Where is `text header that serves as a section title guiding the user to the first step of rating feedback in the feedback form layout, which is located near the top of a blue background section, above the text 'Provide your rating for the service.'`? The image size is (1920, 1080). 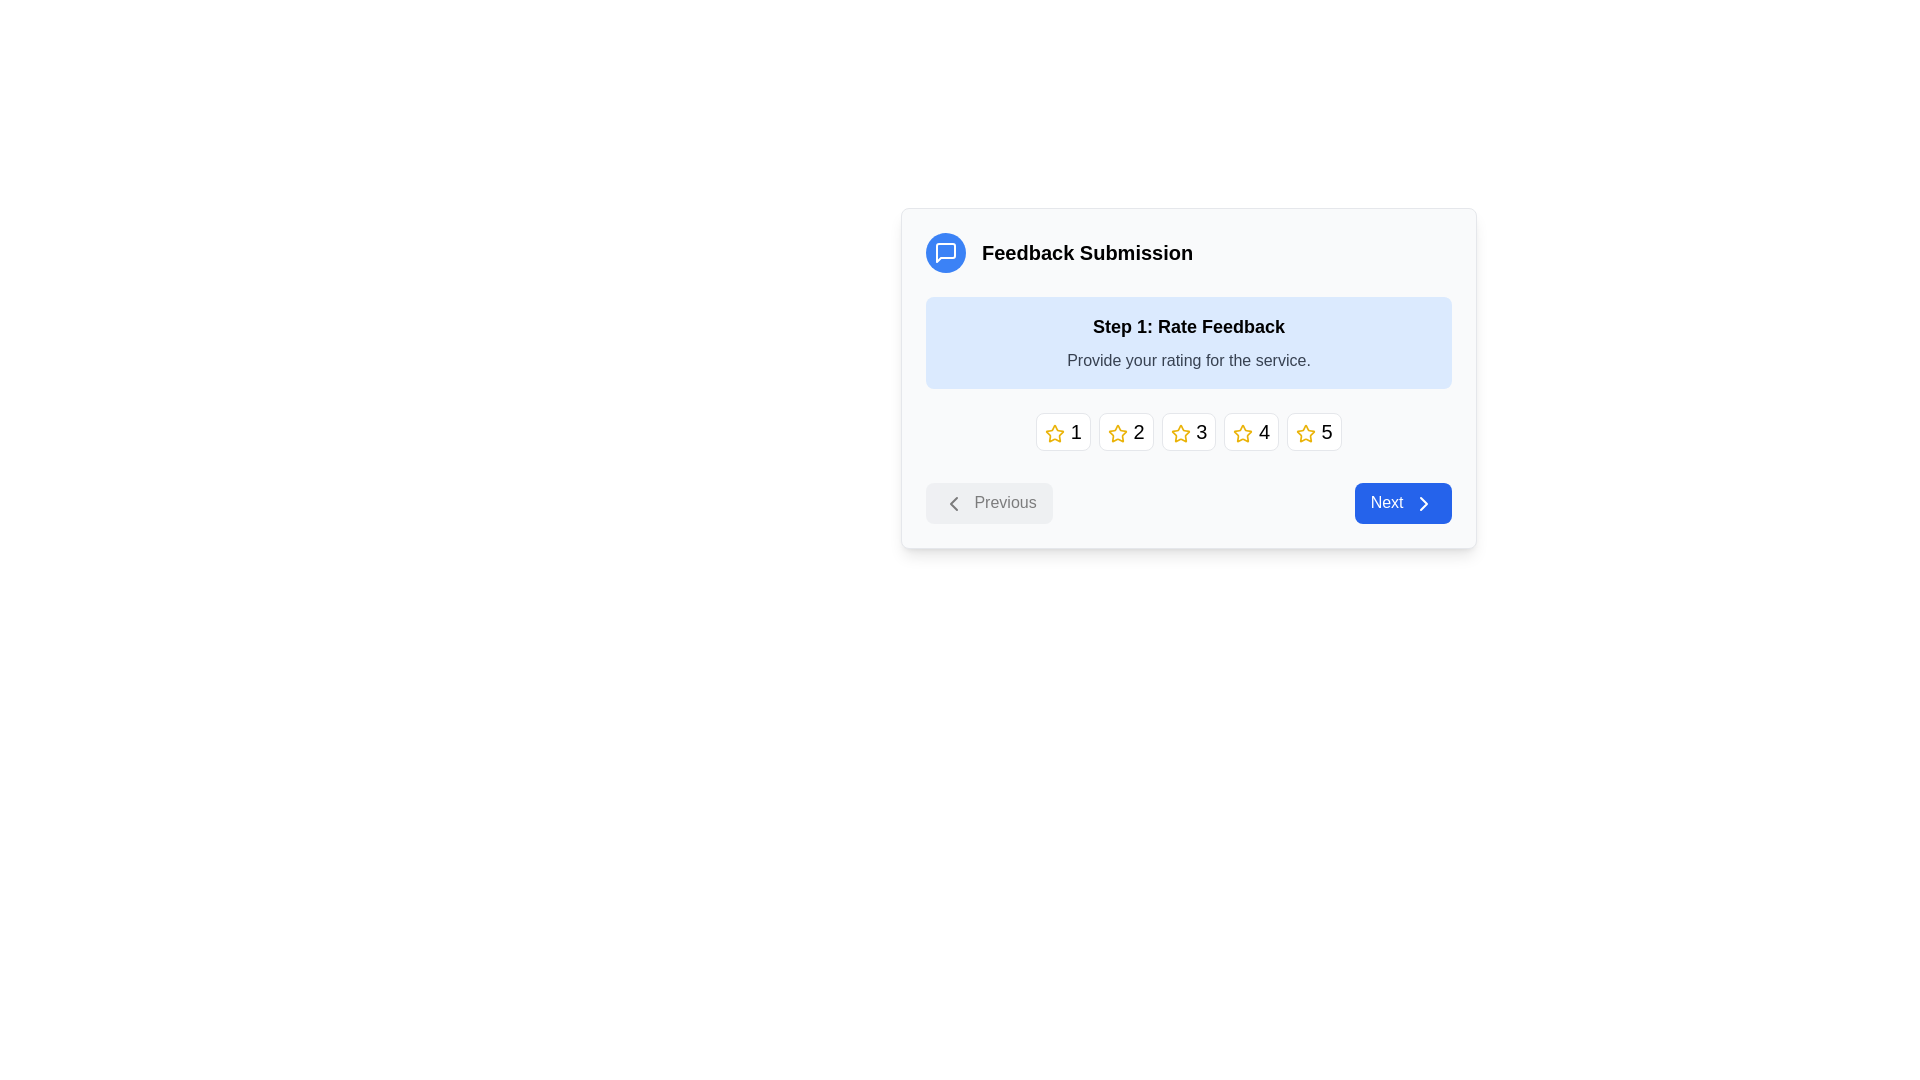 text header that serves as a section title guiding the user to the first step of rating feedback in the feedback form layout, which is located near the top of a blue background section, above the text 'Provide your rating for the service.' is located at coordinates (1189, 326).